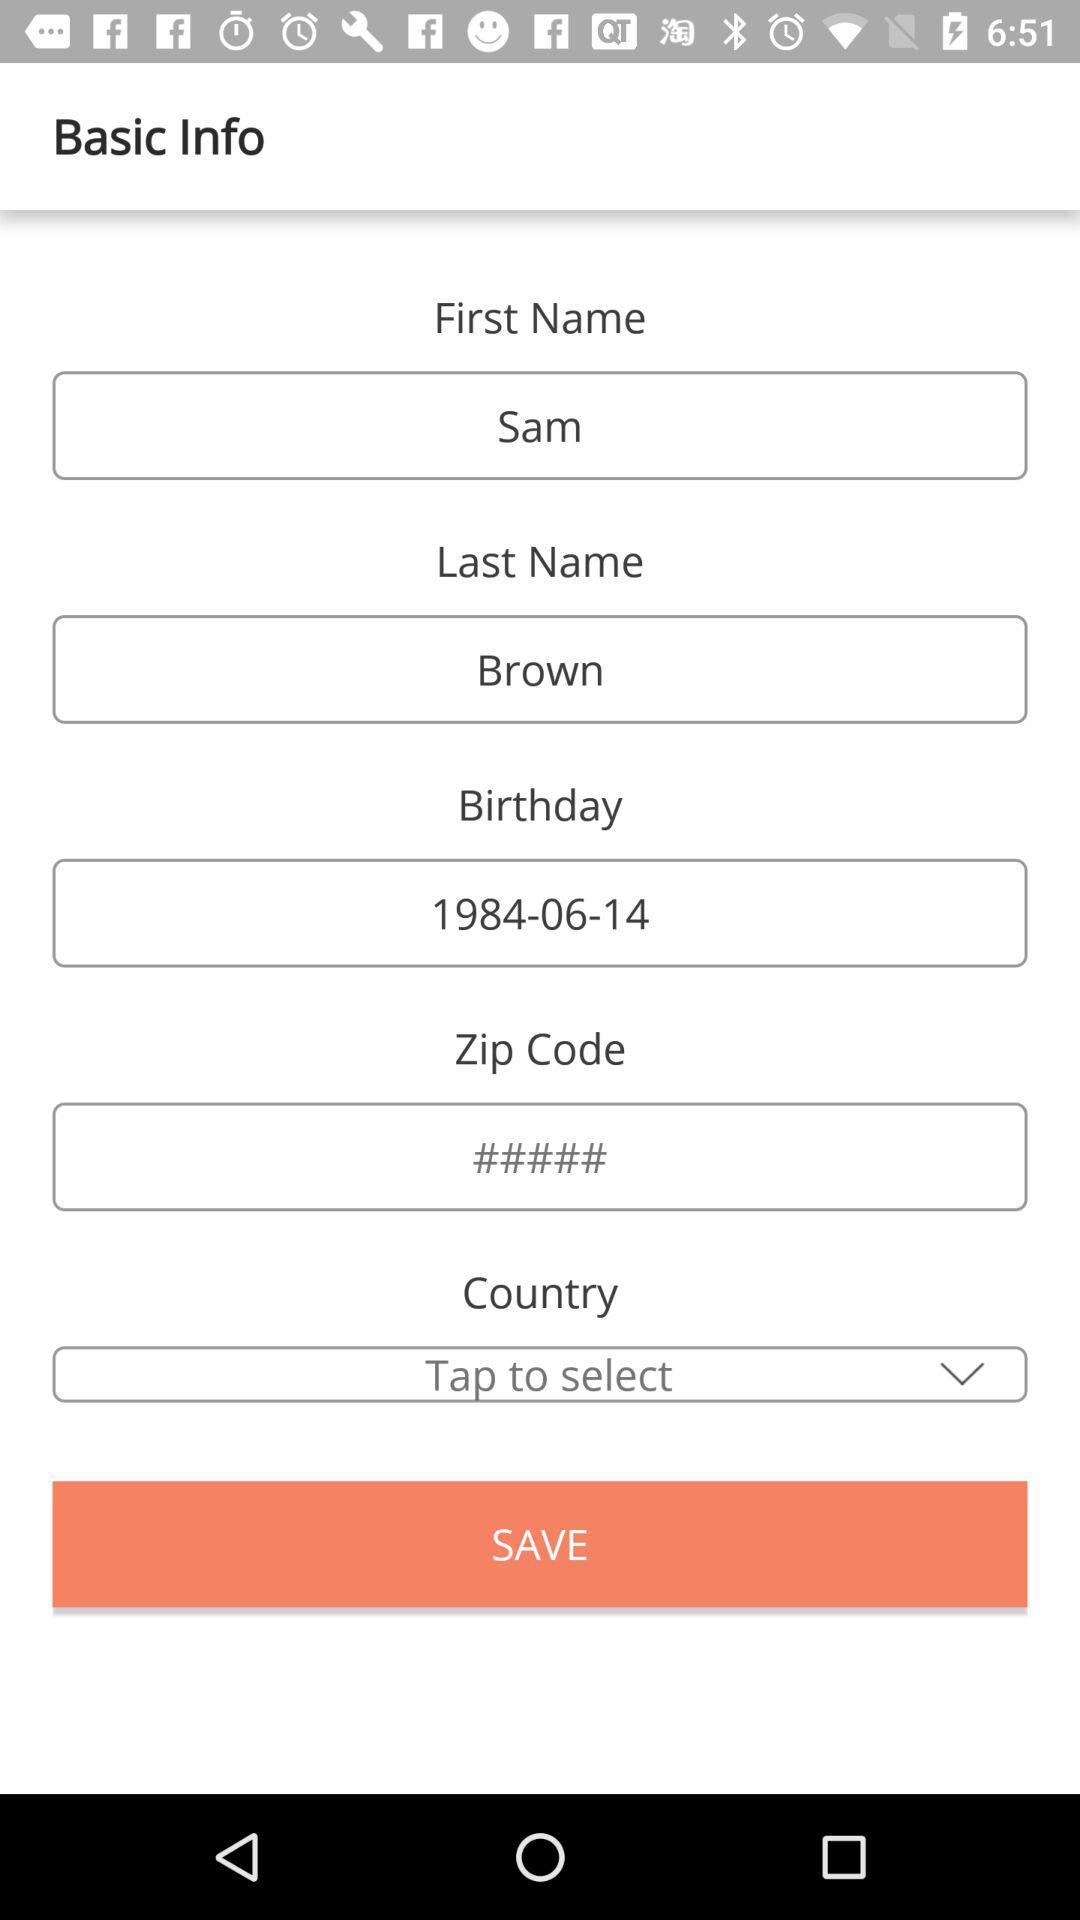 This screenshot has width=1080, height=1920. Describe the element at coordinates (540, 1156) in the screenshot. I see `type in zip code` at that location.